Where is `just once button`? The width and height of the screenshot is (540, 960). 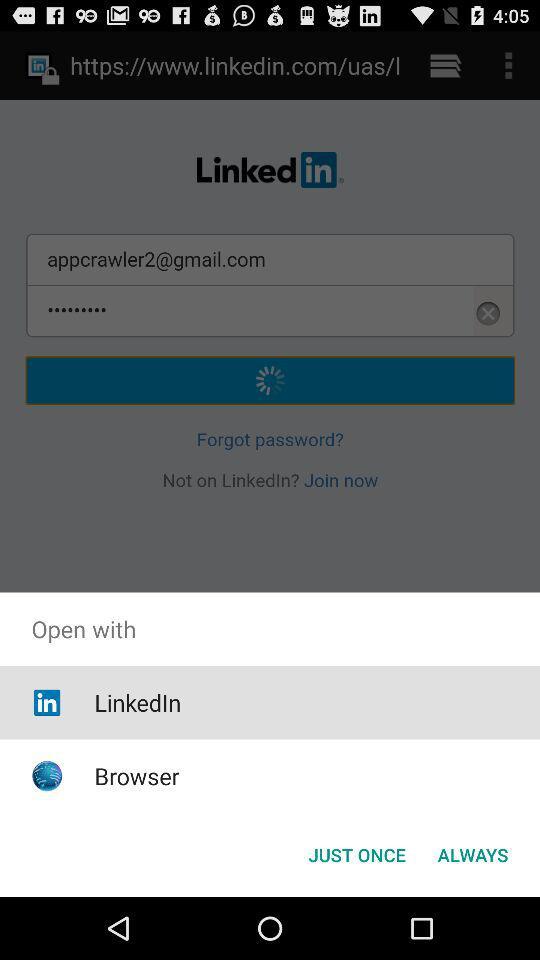 just once button is located at coordinates (356, 853).